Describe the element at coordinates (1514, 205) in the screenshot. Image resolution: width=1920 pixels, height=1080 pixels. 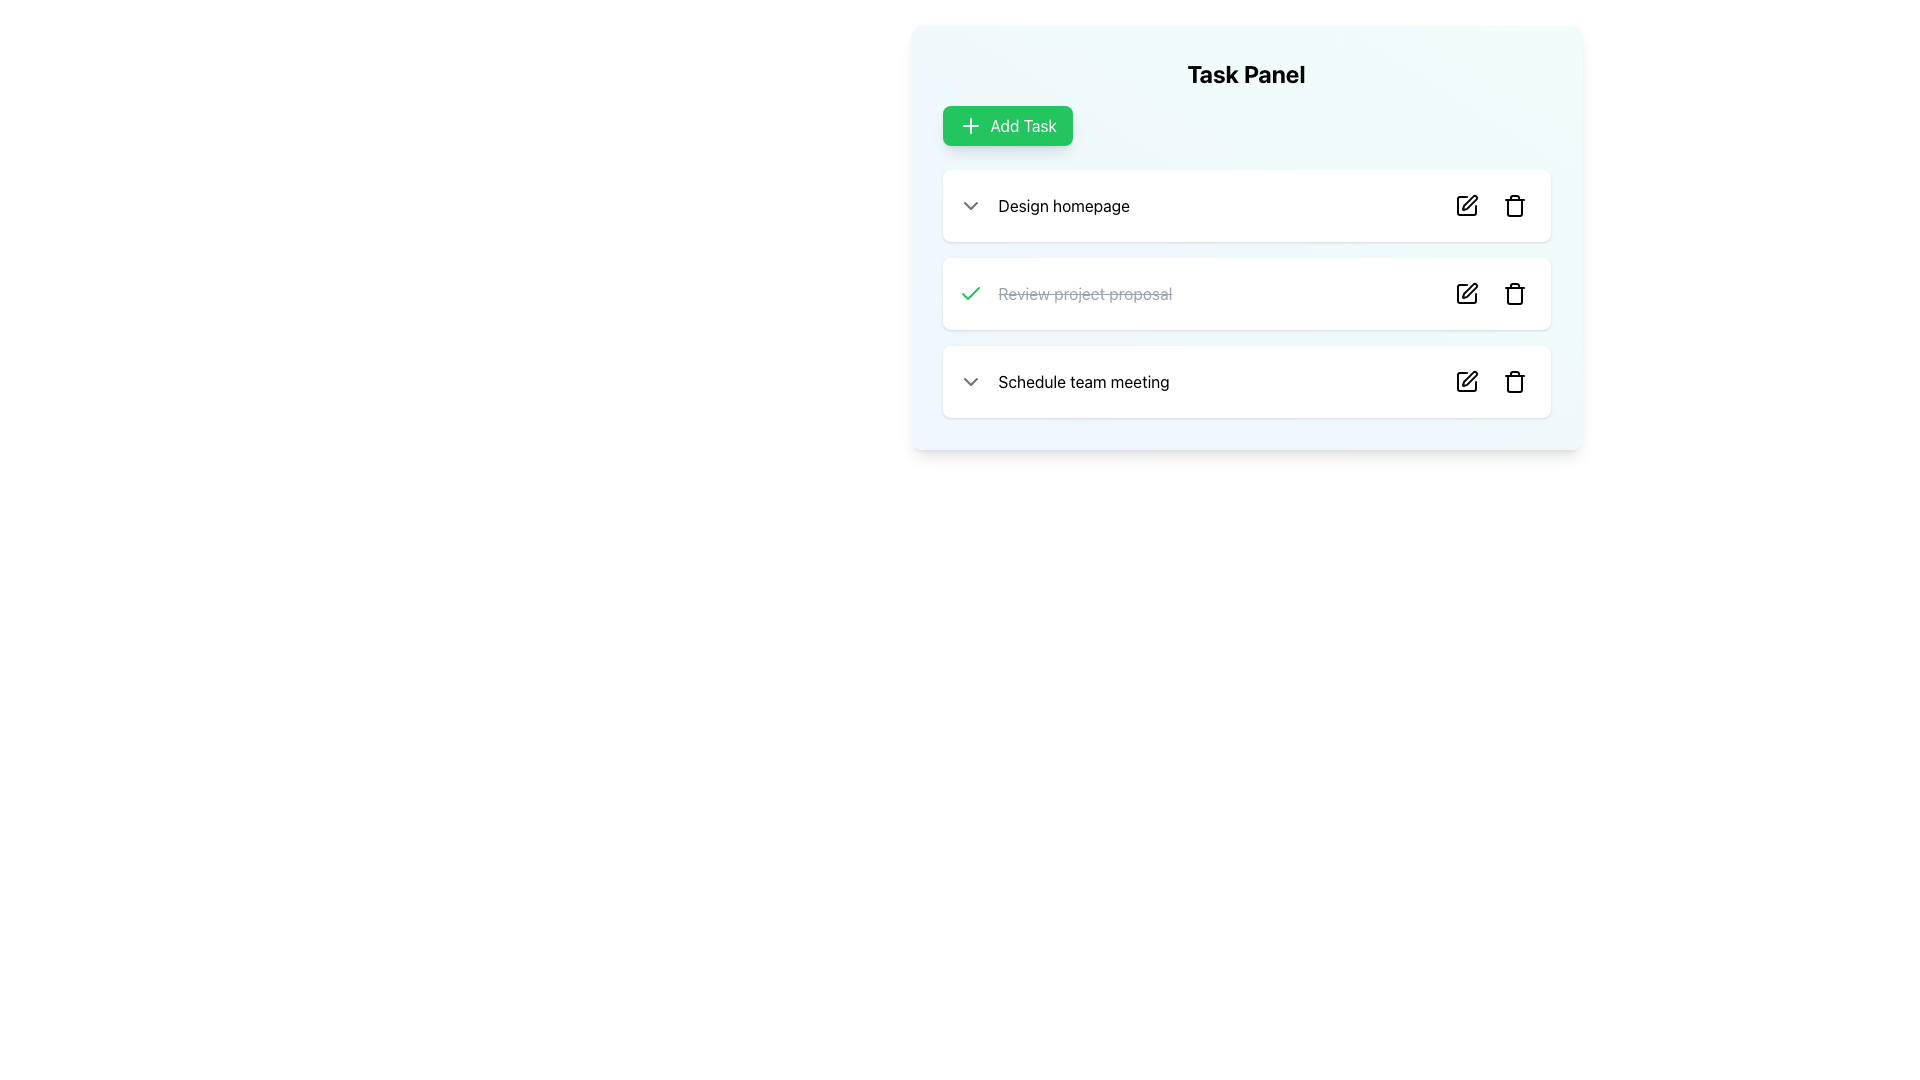
I see `the delete button located in the topmost task row, aligned to the right side next to the edit pencil icon` at that location.